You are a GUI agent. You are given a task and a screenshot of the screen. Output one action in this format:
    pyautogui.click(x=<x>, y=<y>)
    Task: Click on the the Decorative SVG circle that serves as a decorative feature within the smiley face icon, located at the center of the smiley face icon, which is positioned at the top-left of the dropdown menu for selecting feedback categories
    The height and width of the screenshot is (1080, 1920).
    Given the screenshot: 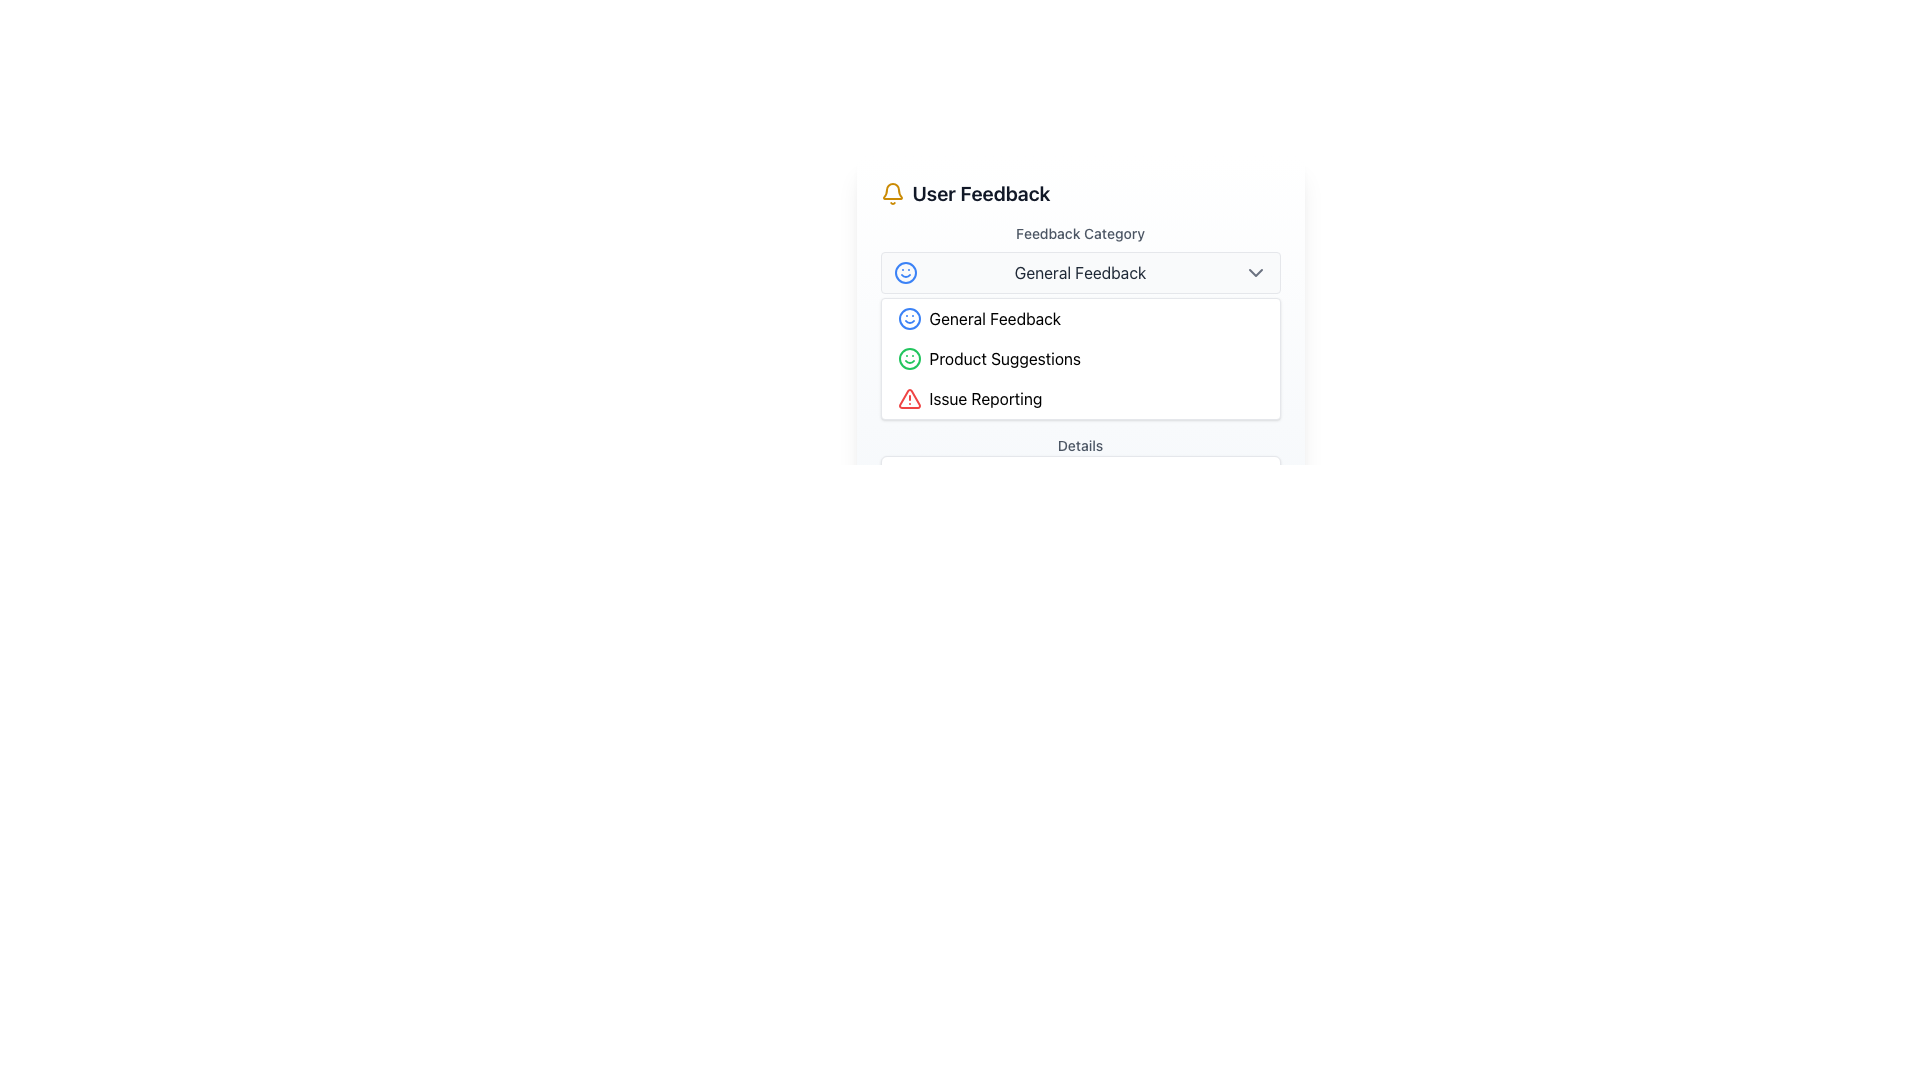 What is the action you would take?
    pyautogui.click(x=908, y=357)
    